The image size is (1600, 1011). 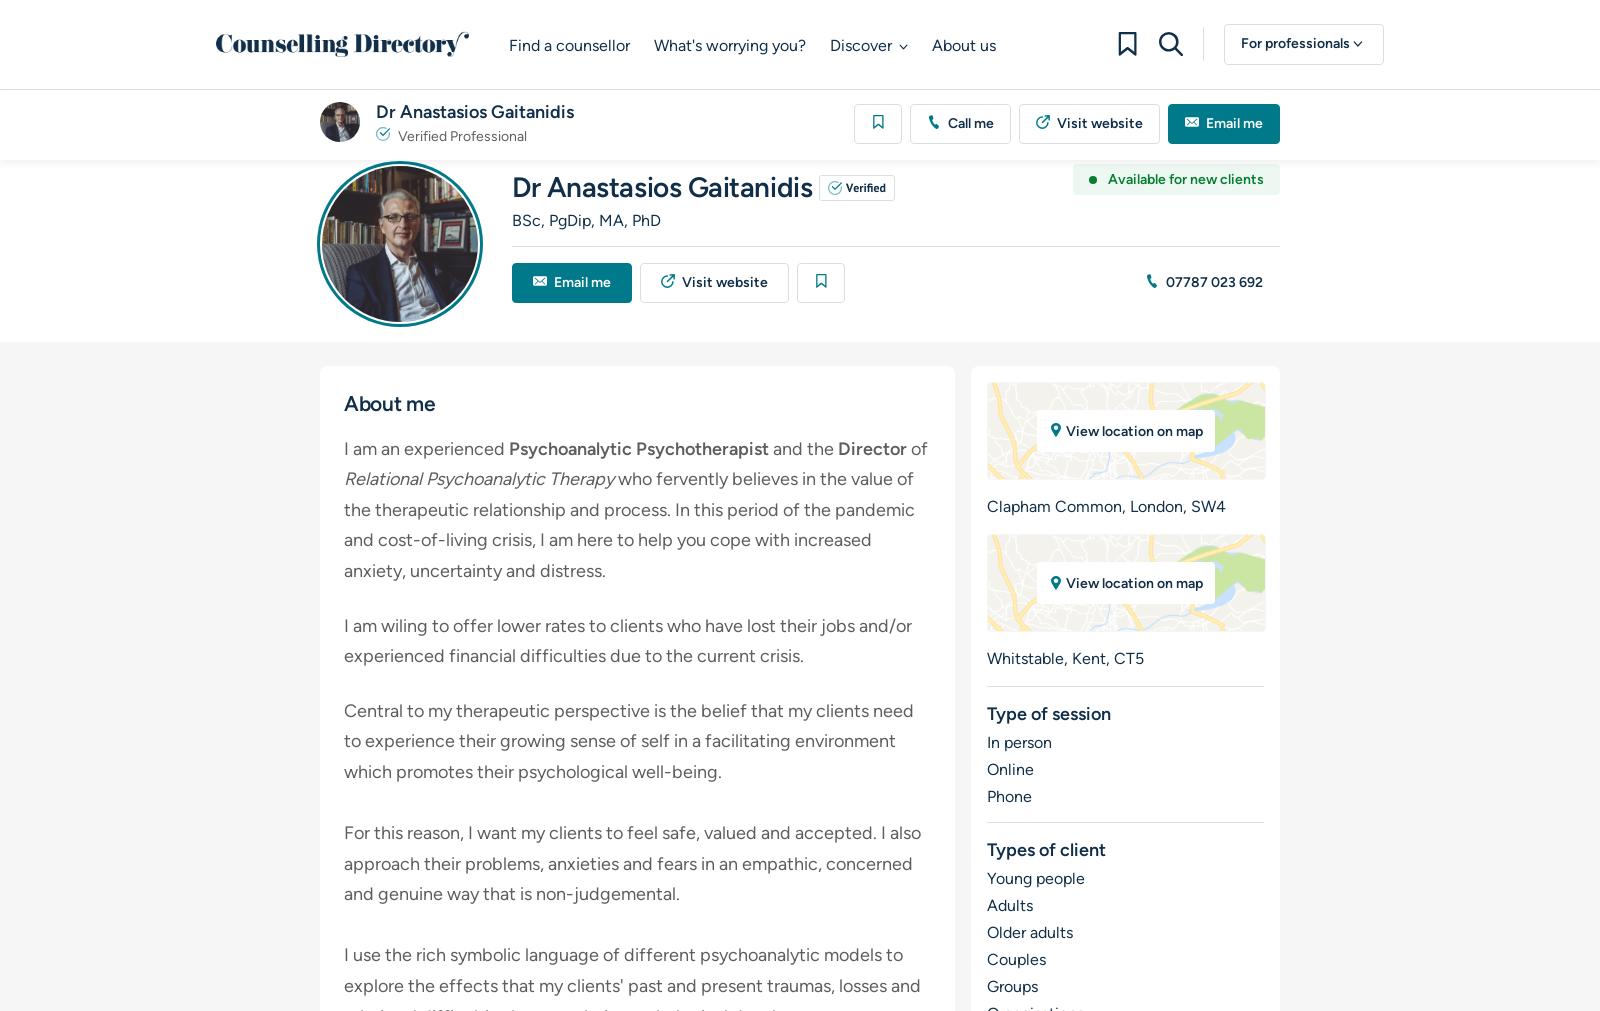 What do you see at coordinates (344, 401) in the screenshot?
I see `'About me'` at bounding box center [344, 401].